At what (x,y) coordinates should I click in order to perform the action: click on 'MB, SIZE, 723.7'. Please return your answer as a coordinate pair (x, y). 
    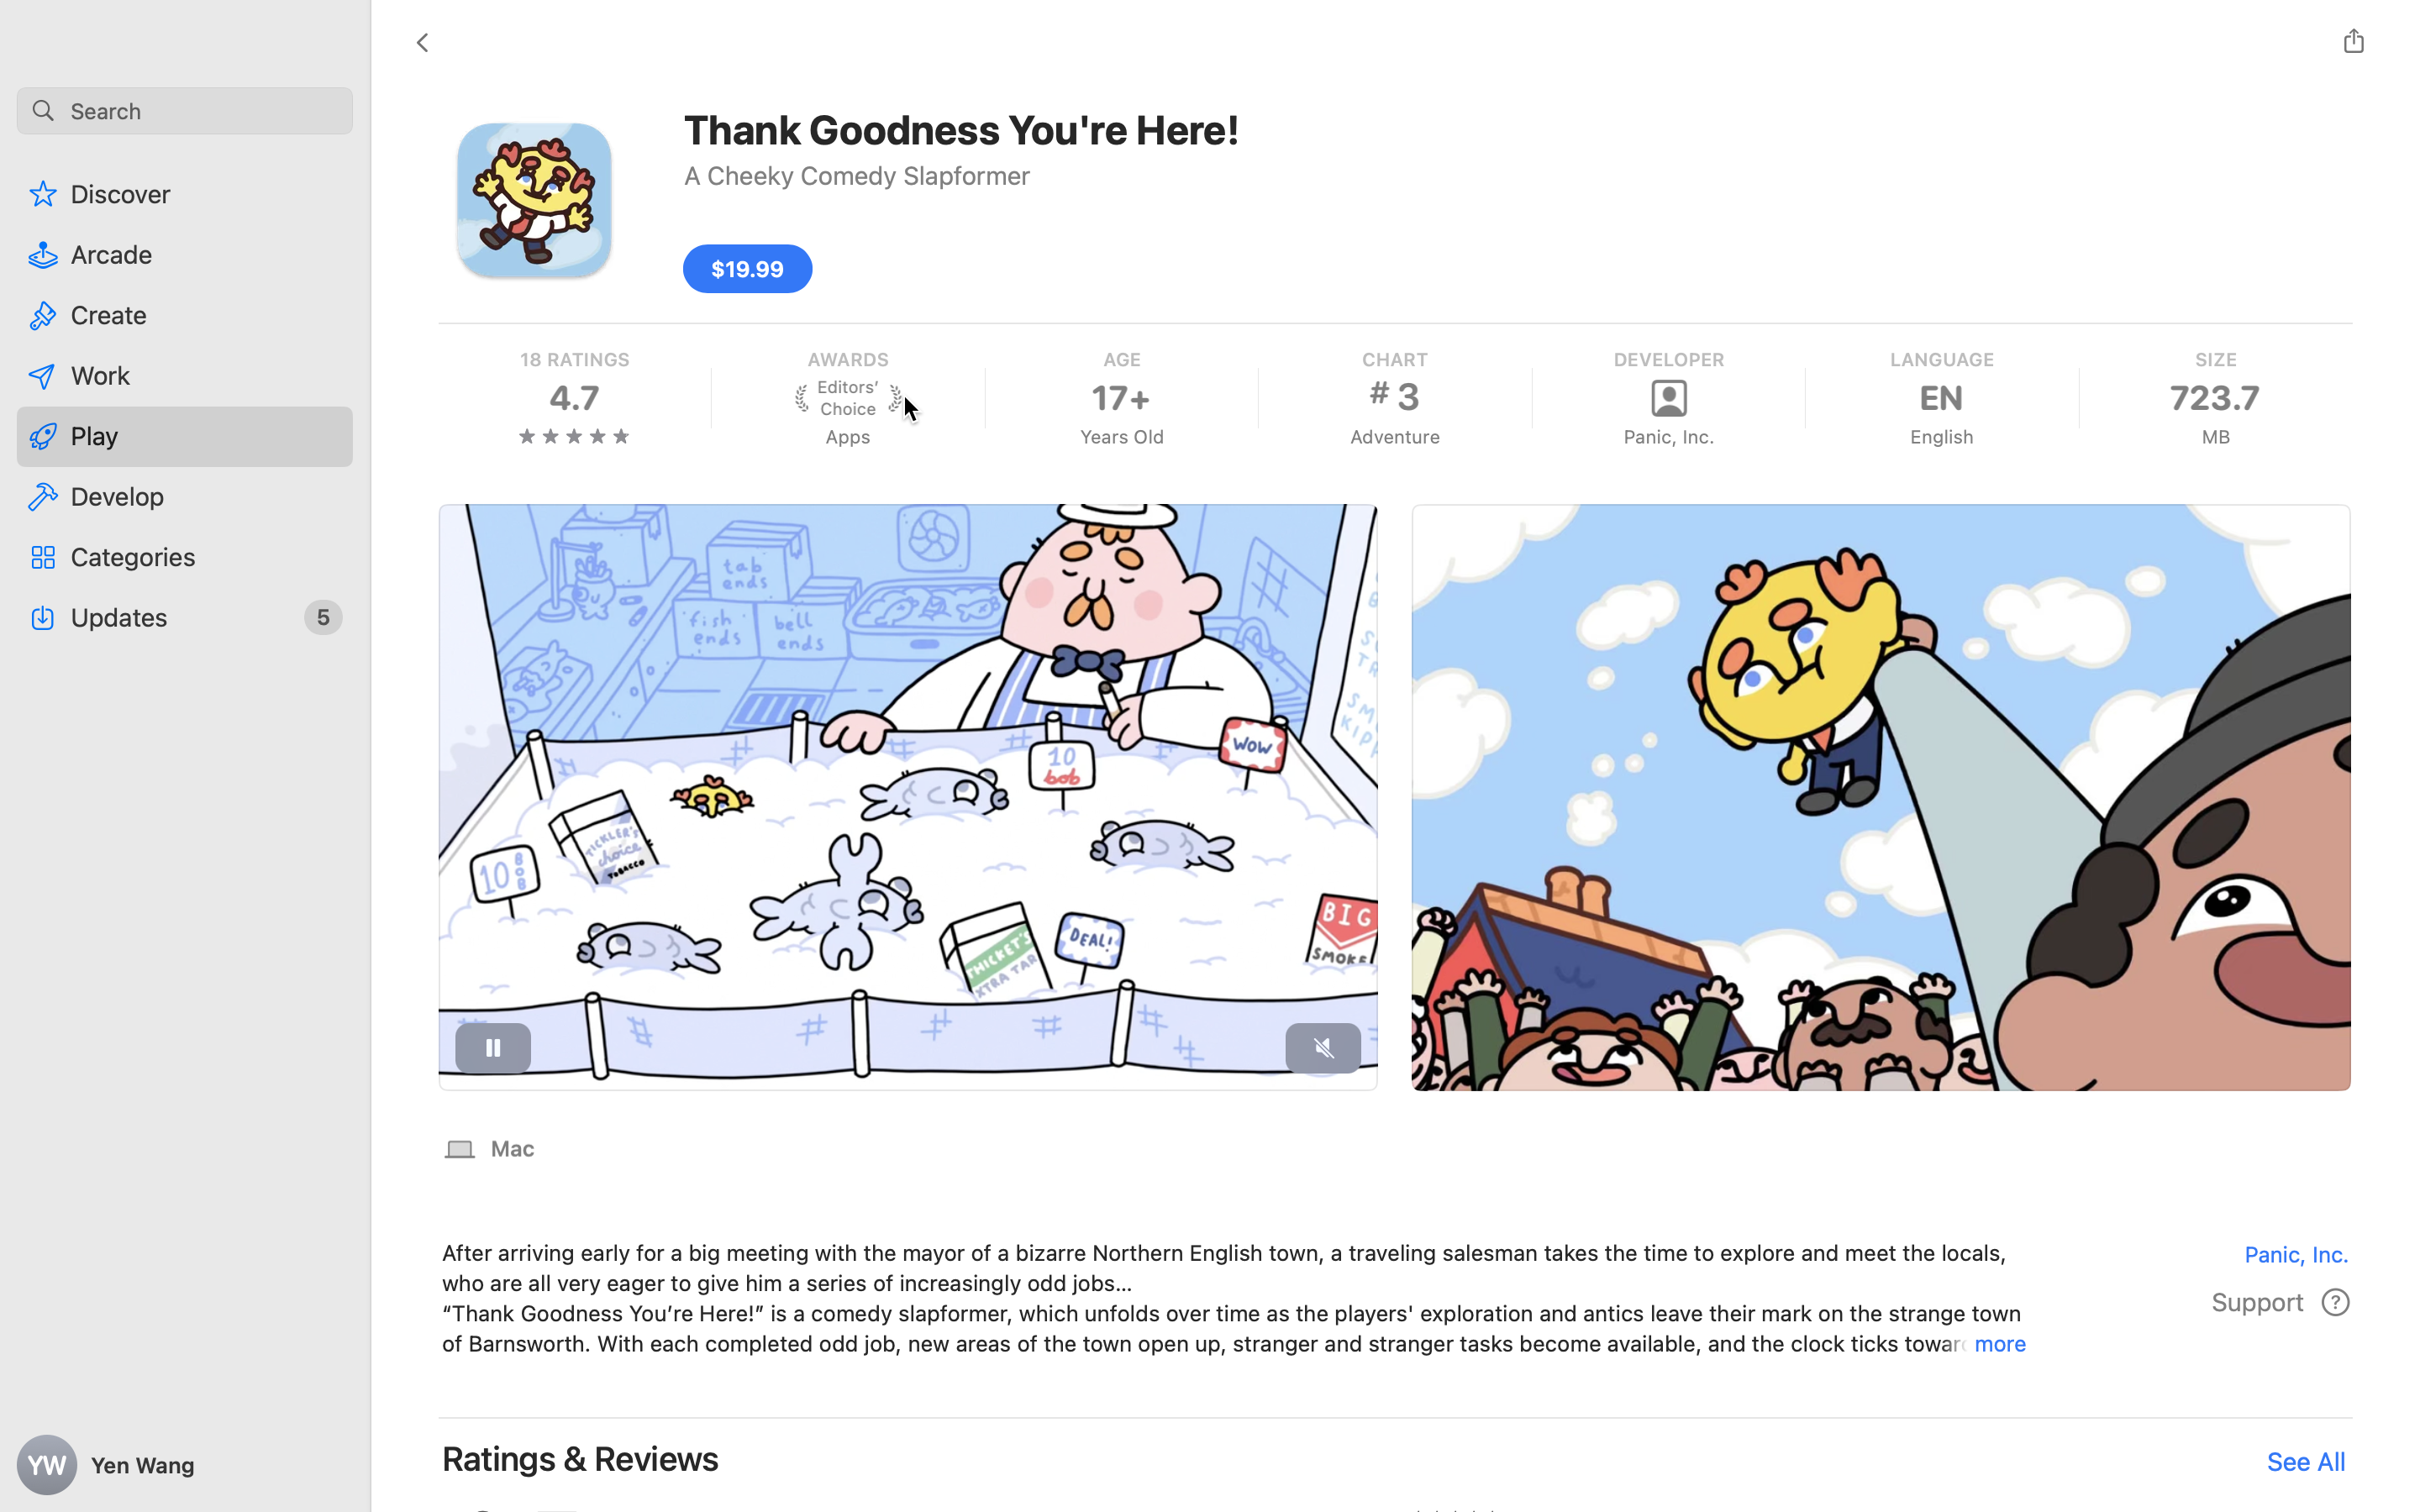
    Looking at the image, I should click on (2214, 396).